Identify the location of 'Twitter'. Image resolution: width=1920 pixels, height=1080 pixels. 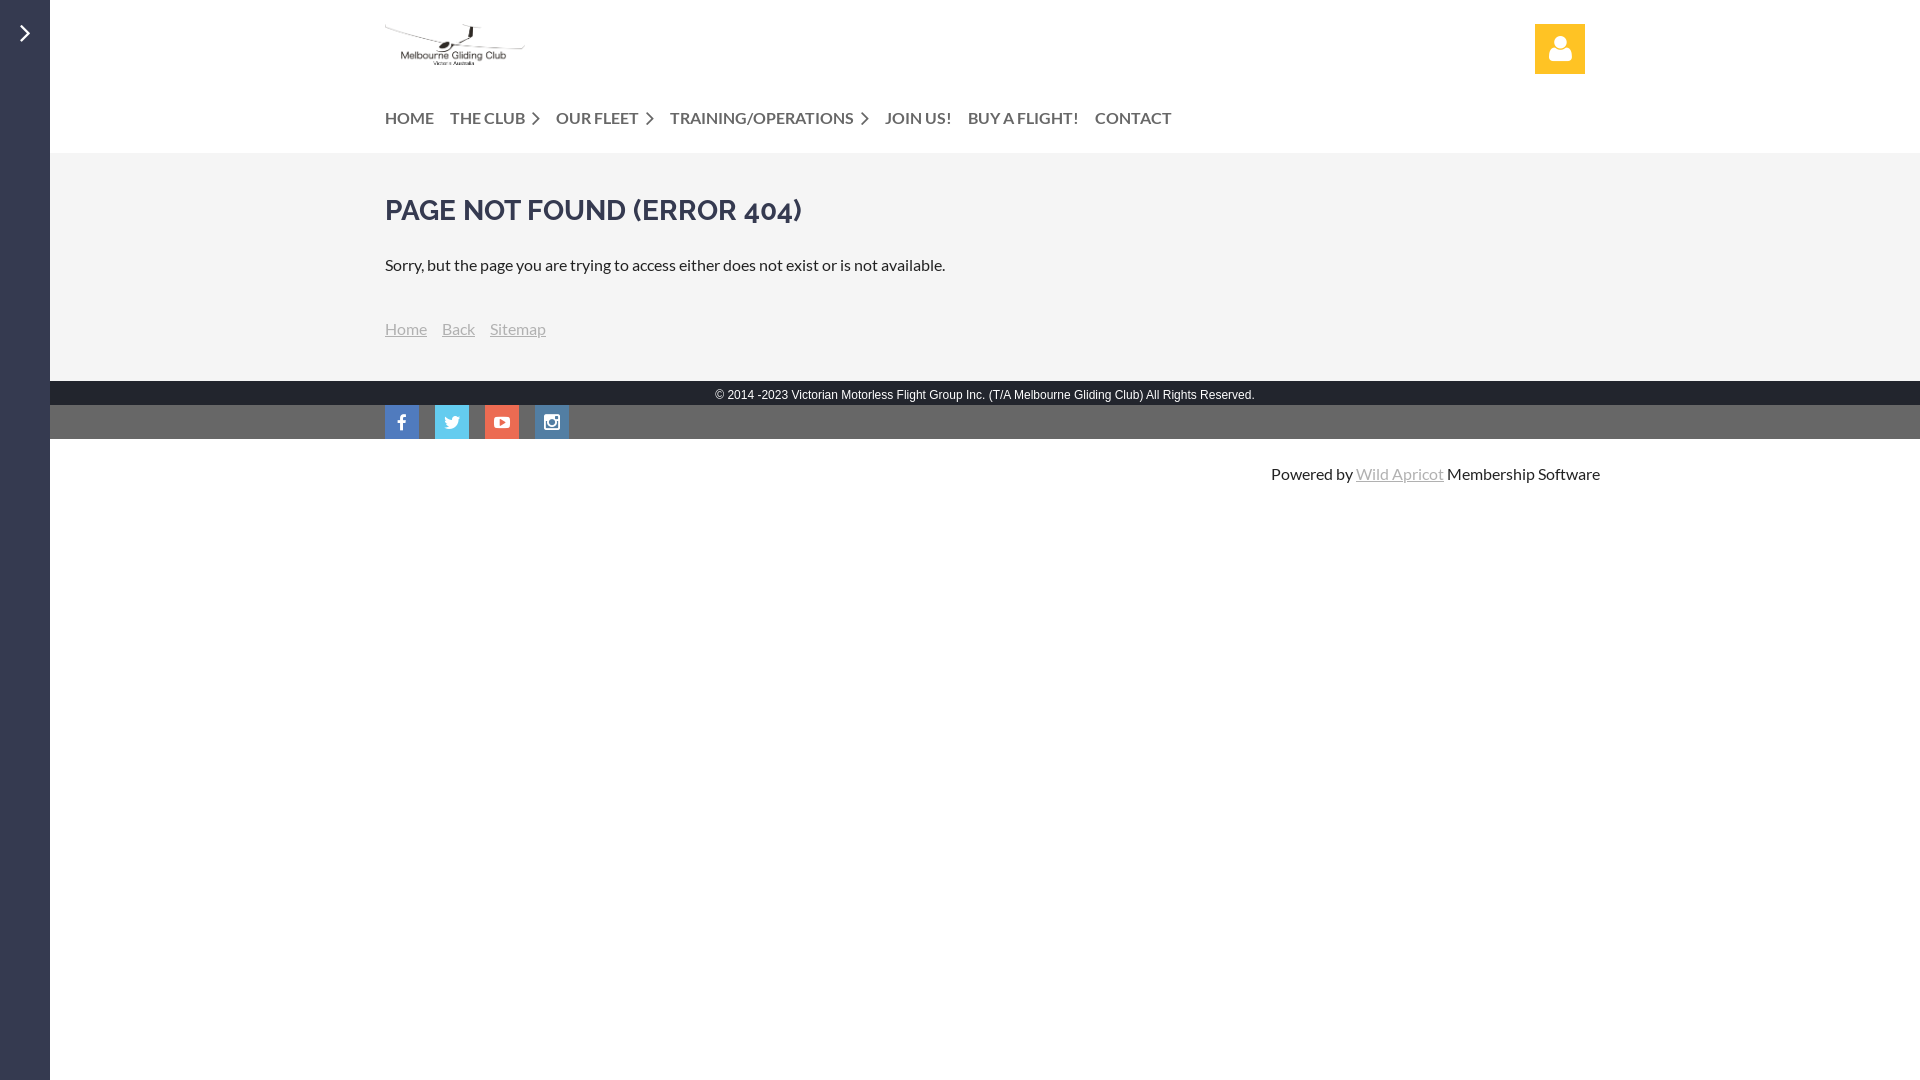
(450, 420).